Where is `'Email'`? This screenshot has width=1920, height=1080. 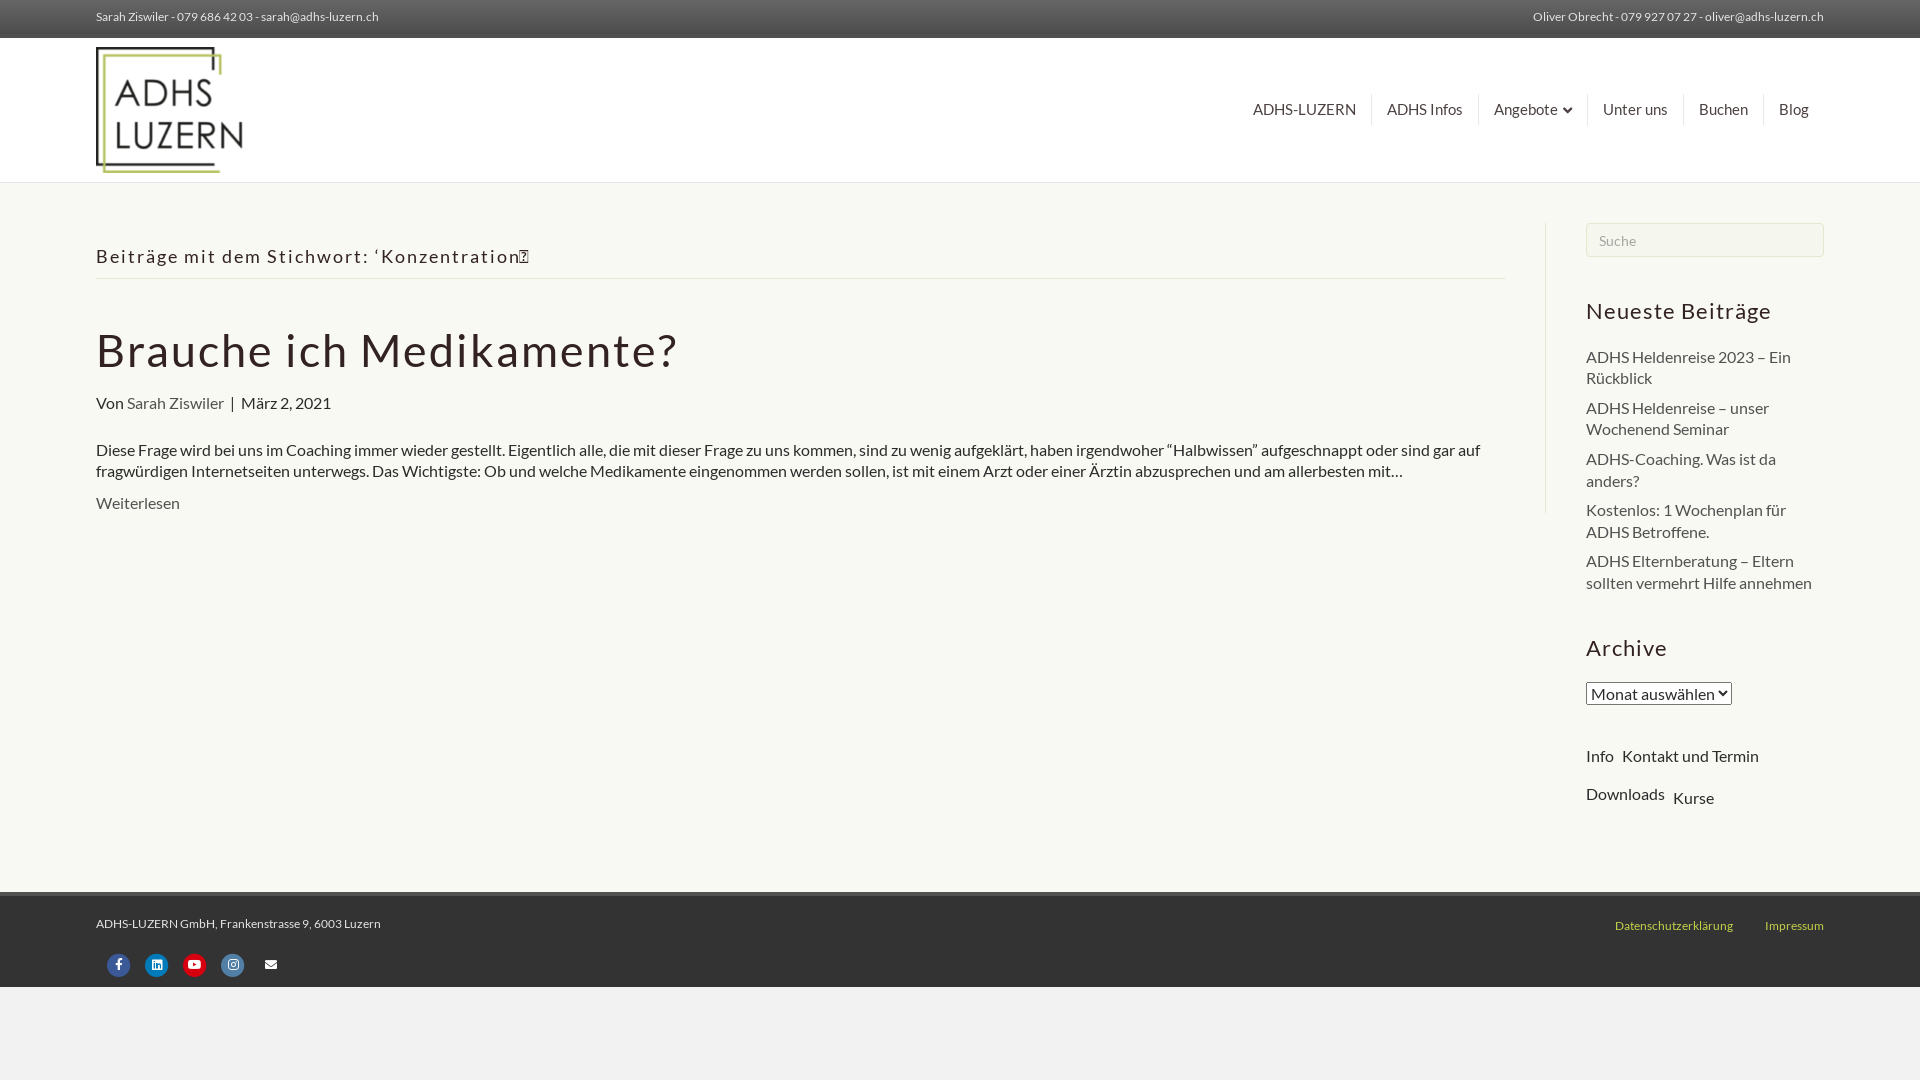 'Email' is located at coordinates (269, 963).